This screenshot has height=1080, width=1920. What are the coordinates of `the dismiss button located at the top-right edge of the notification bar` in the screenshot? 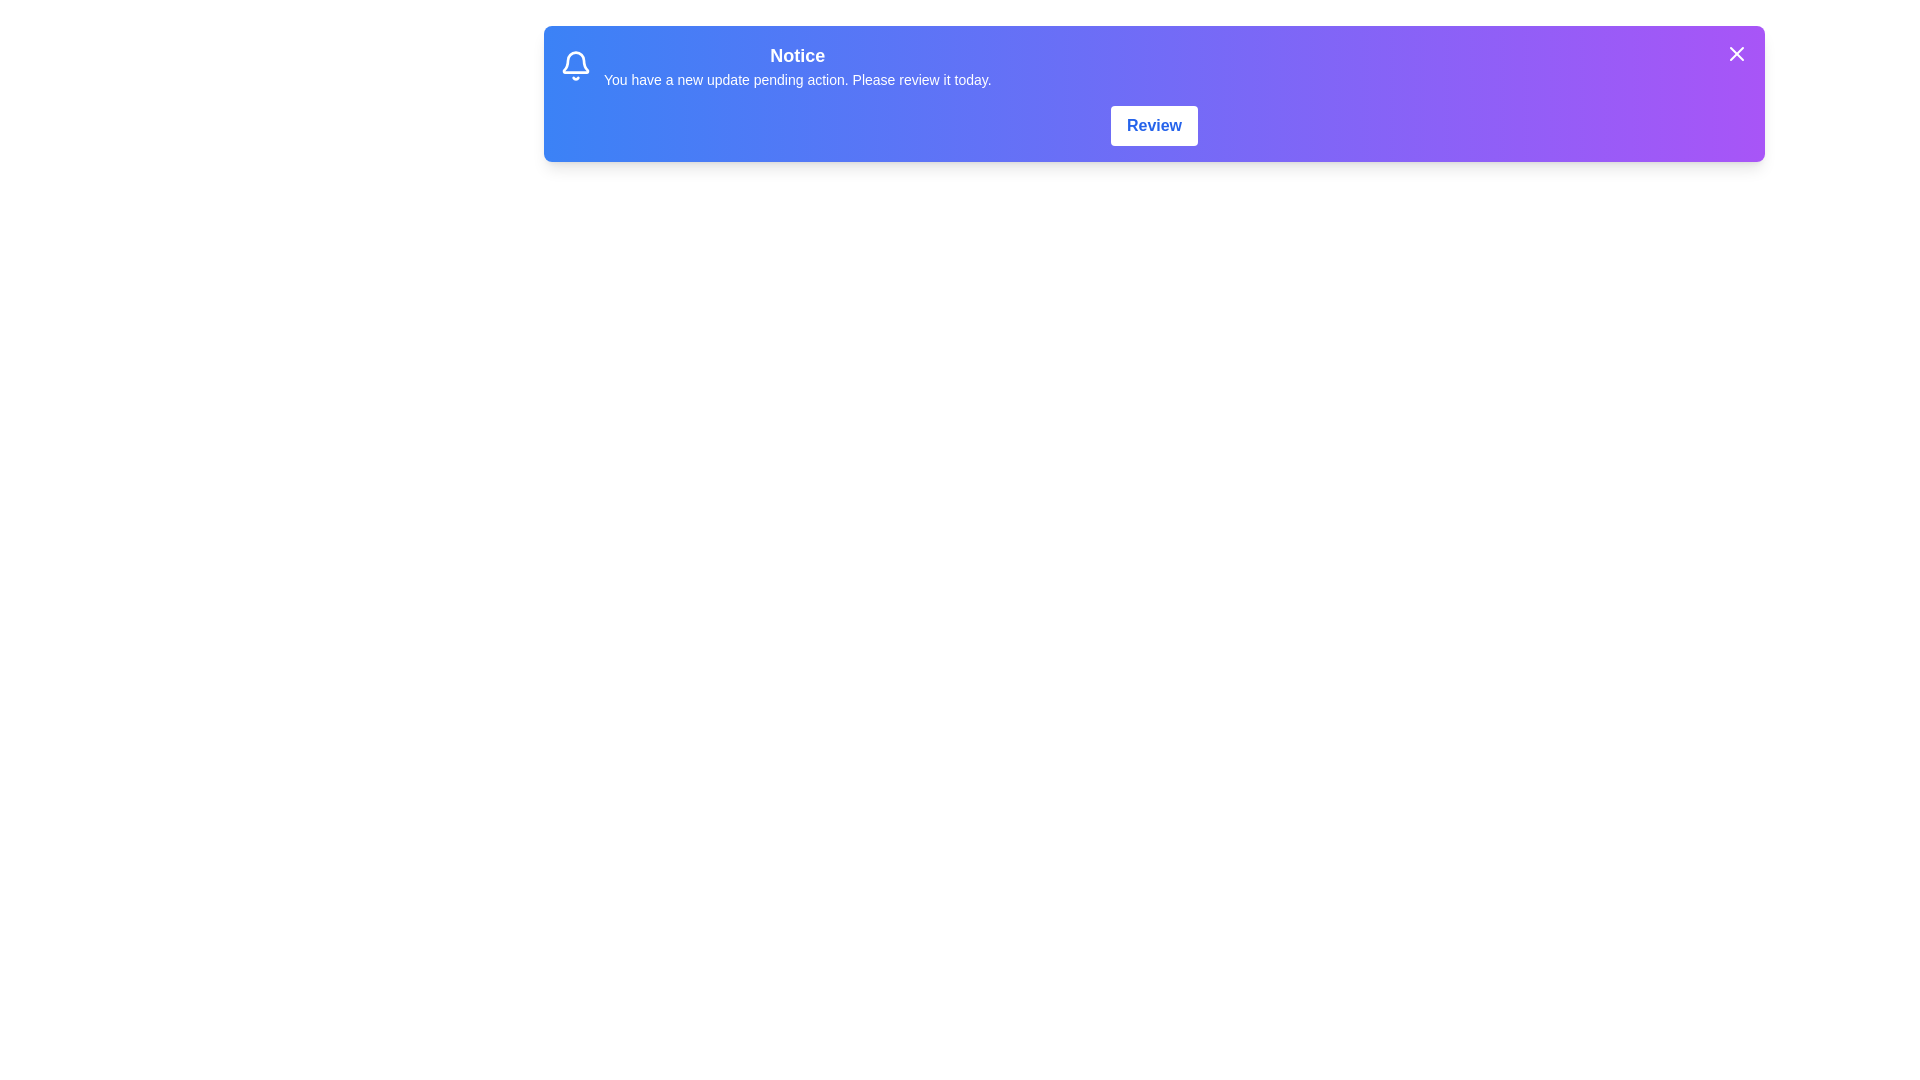 It's located at (1736, 53).